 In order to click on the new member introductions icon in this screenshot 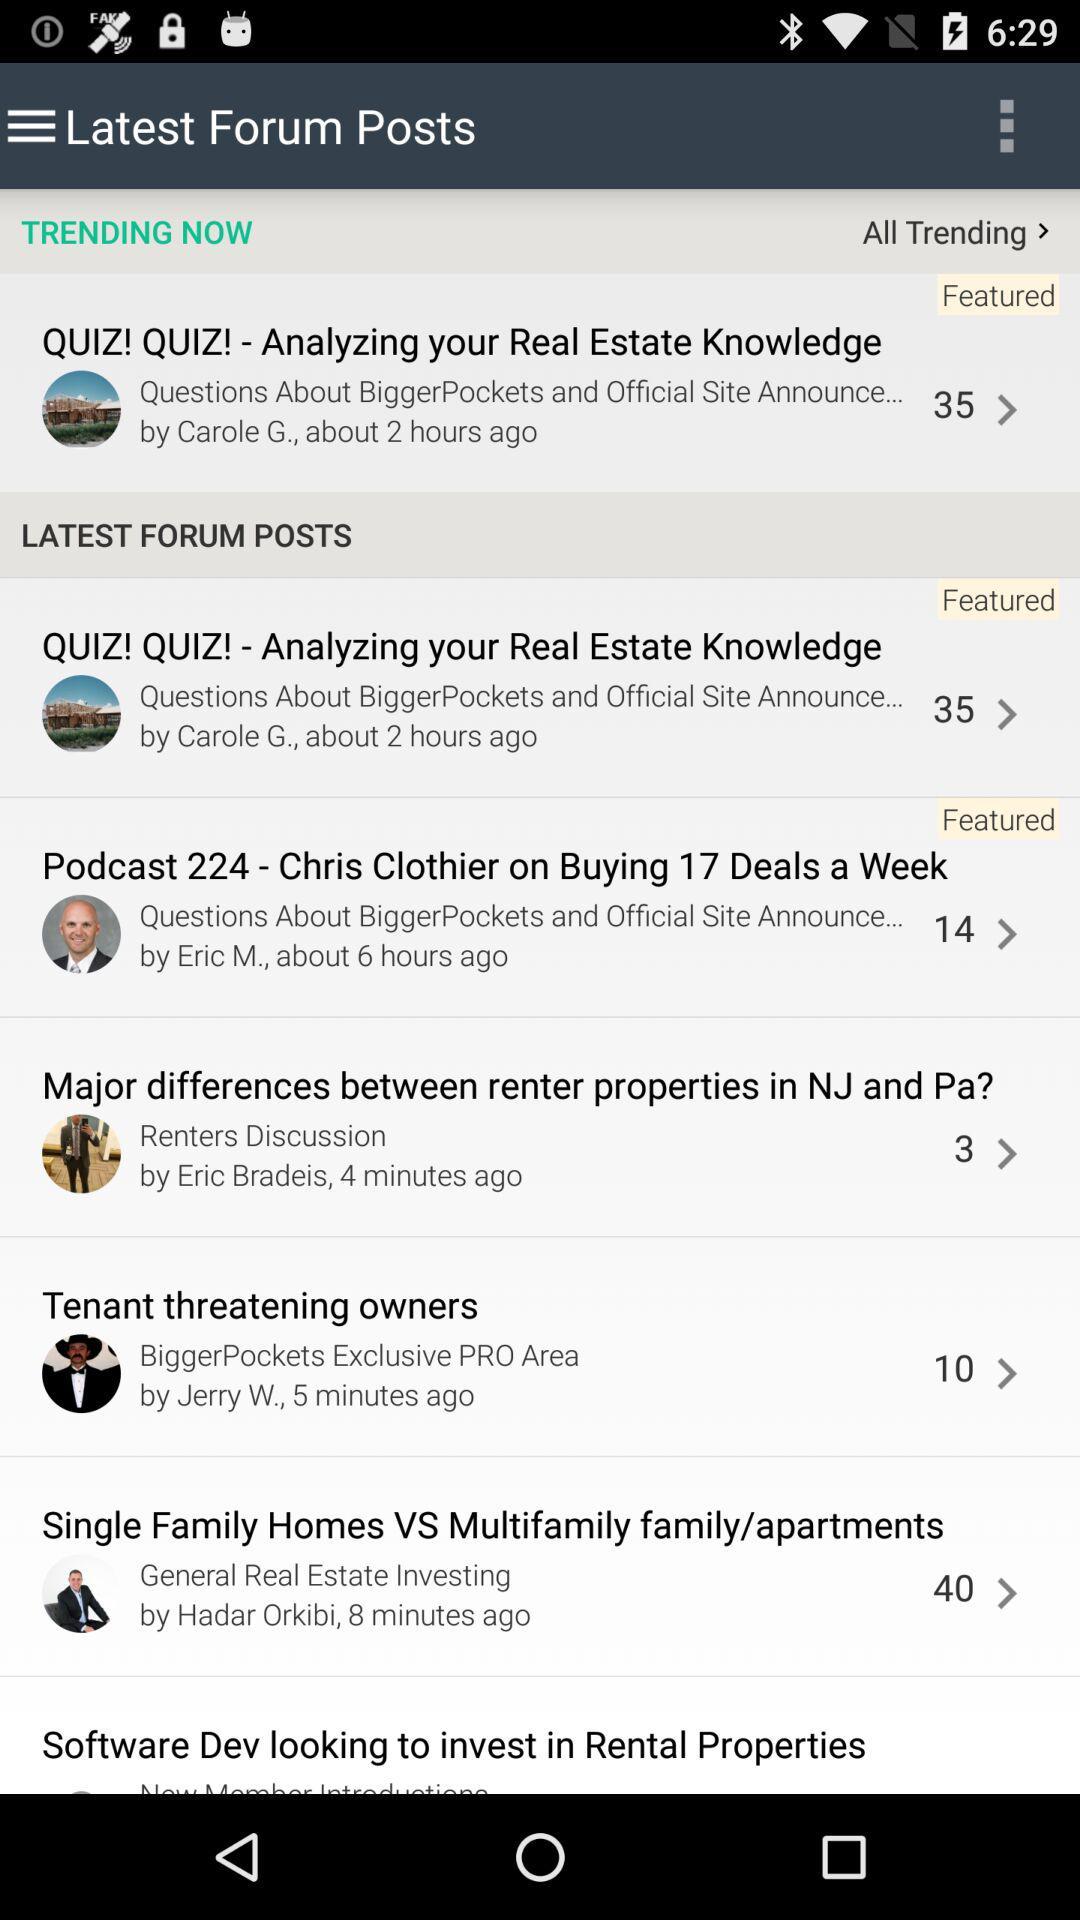, I will do `click(541, 1783)`.